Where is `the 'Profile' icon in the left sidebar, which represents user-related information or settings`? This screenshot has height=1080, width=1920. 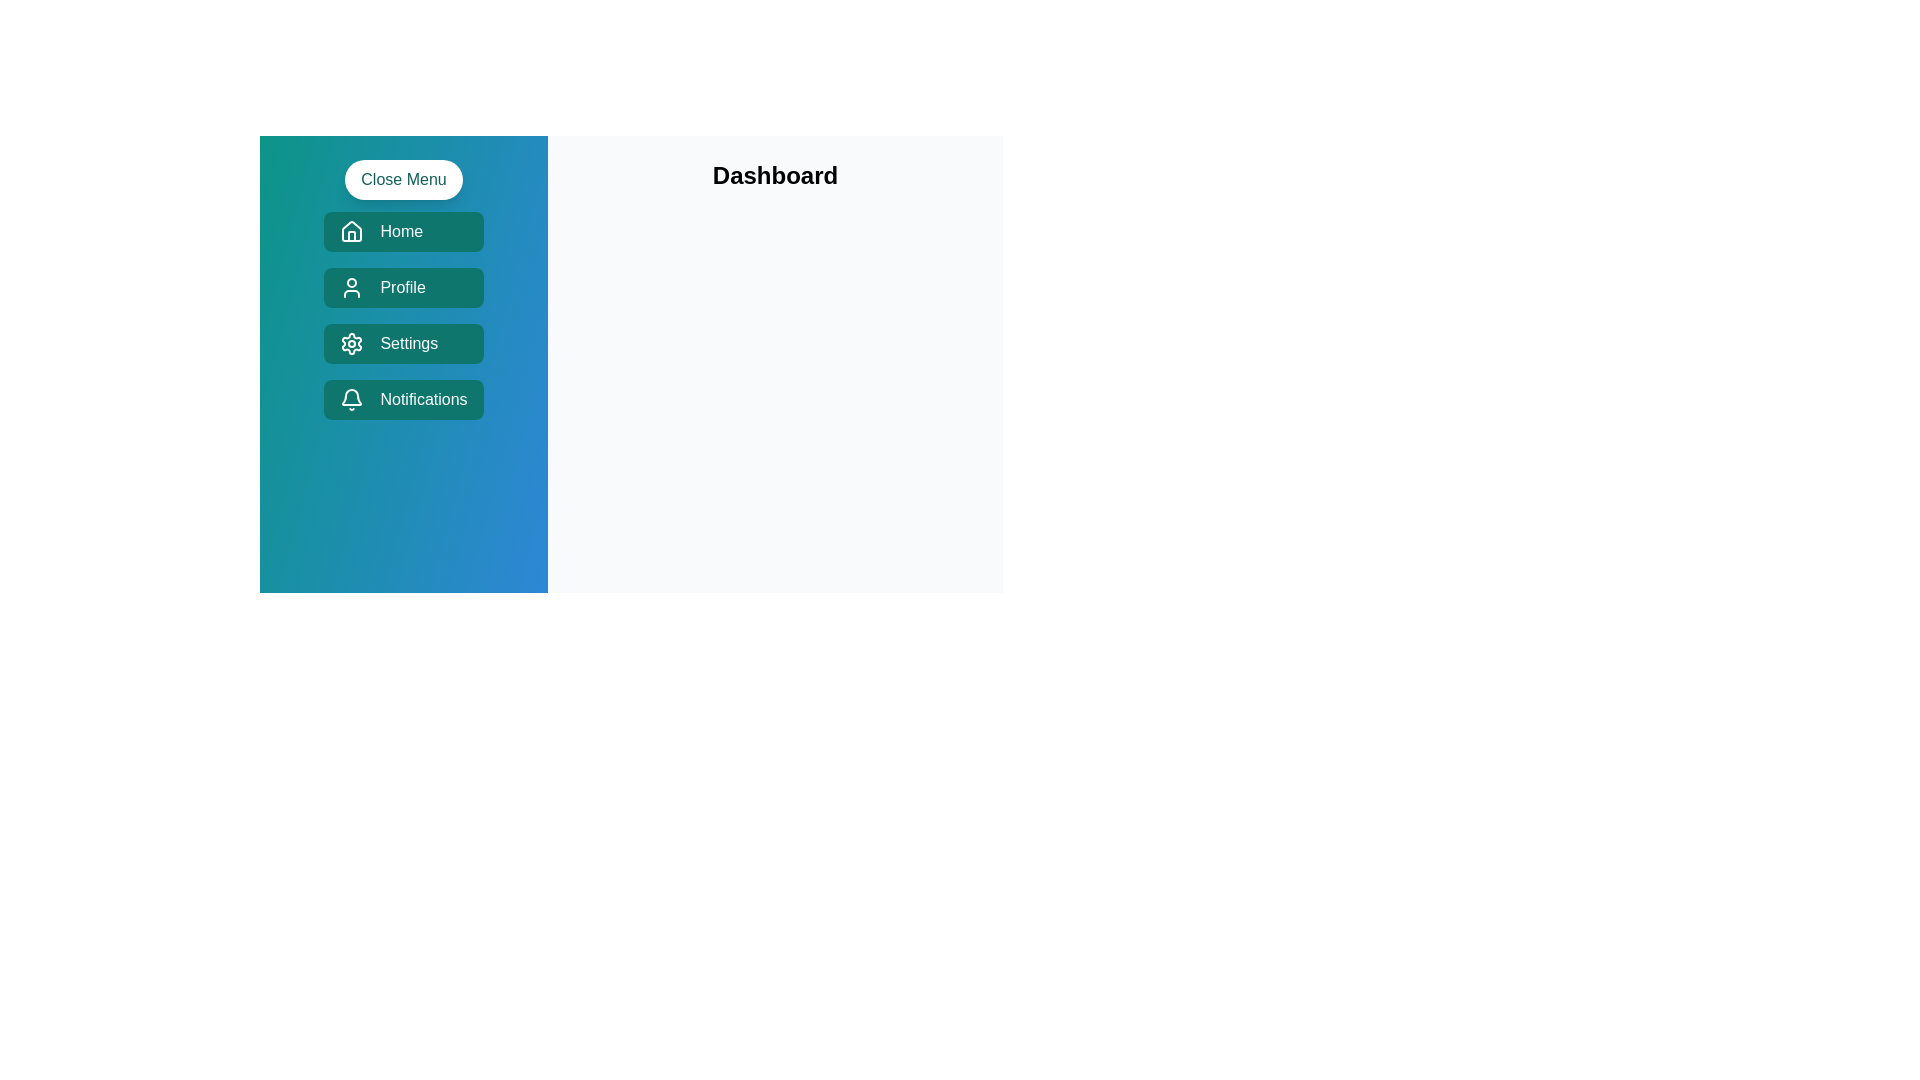
the 'Profile' icon in the left sidebar, which represents user-related information or settings is located at coordinates (352, 288).